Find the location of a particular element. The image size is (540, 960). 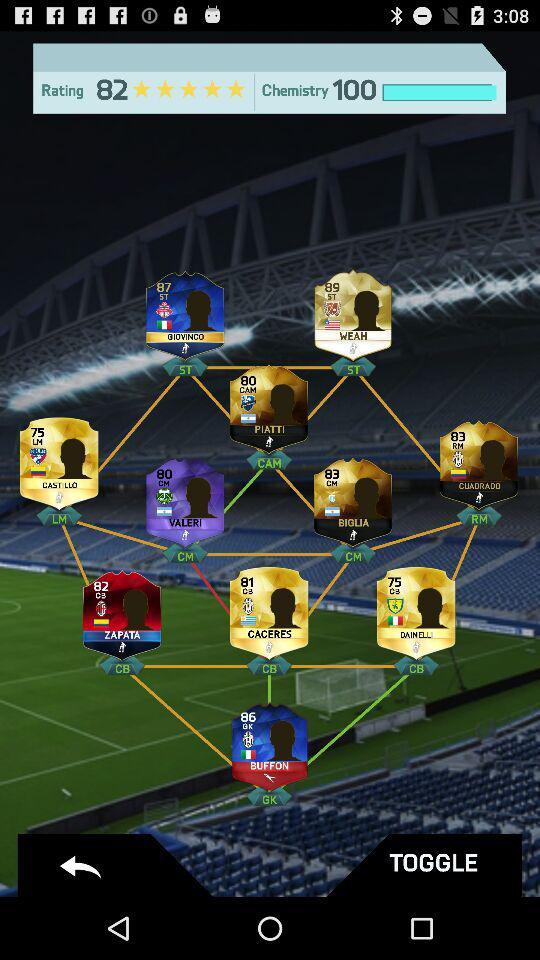

profile is located at coordinates (478, 460).